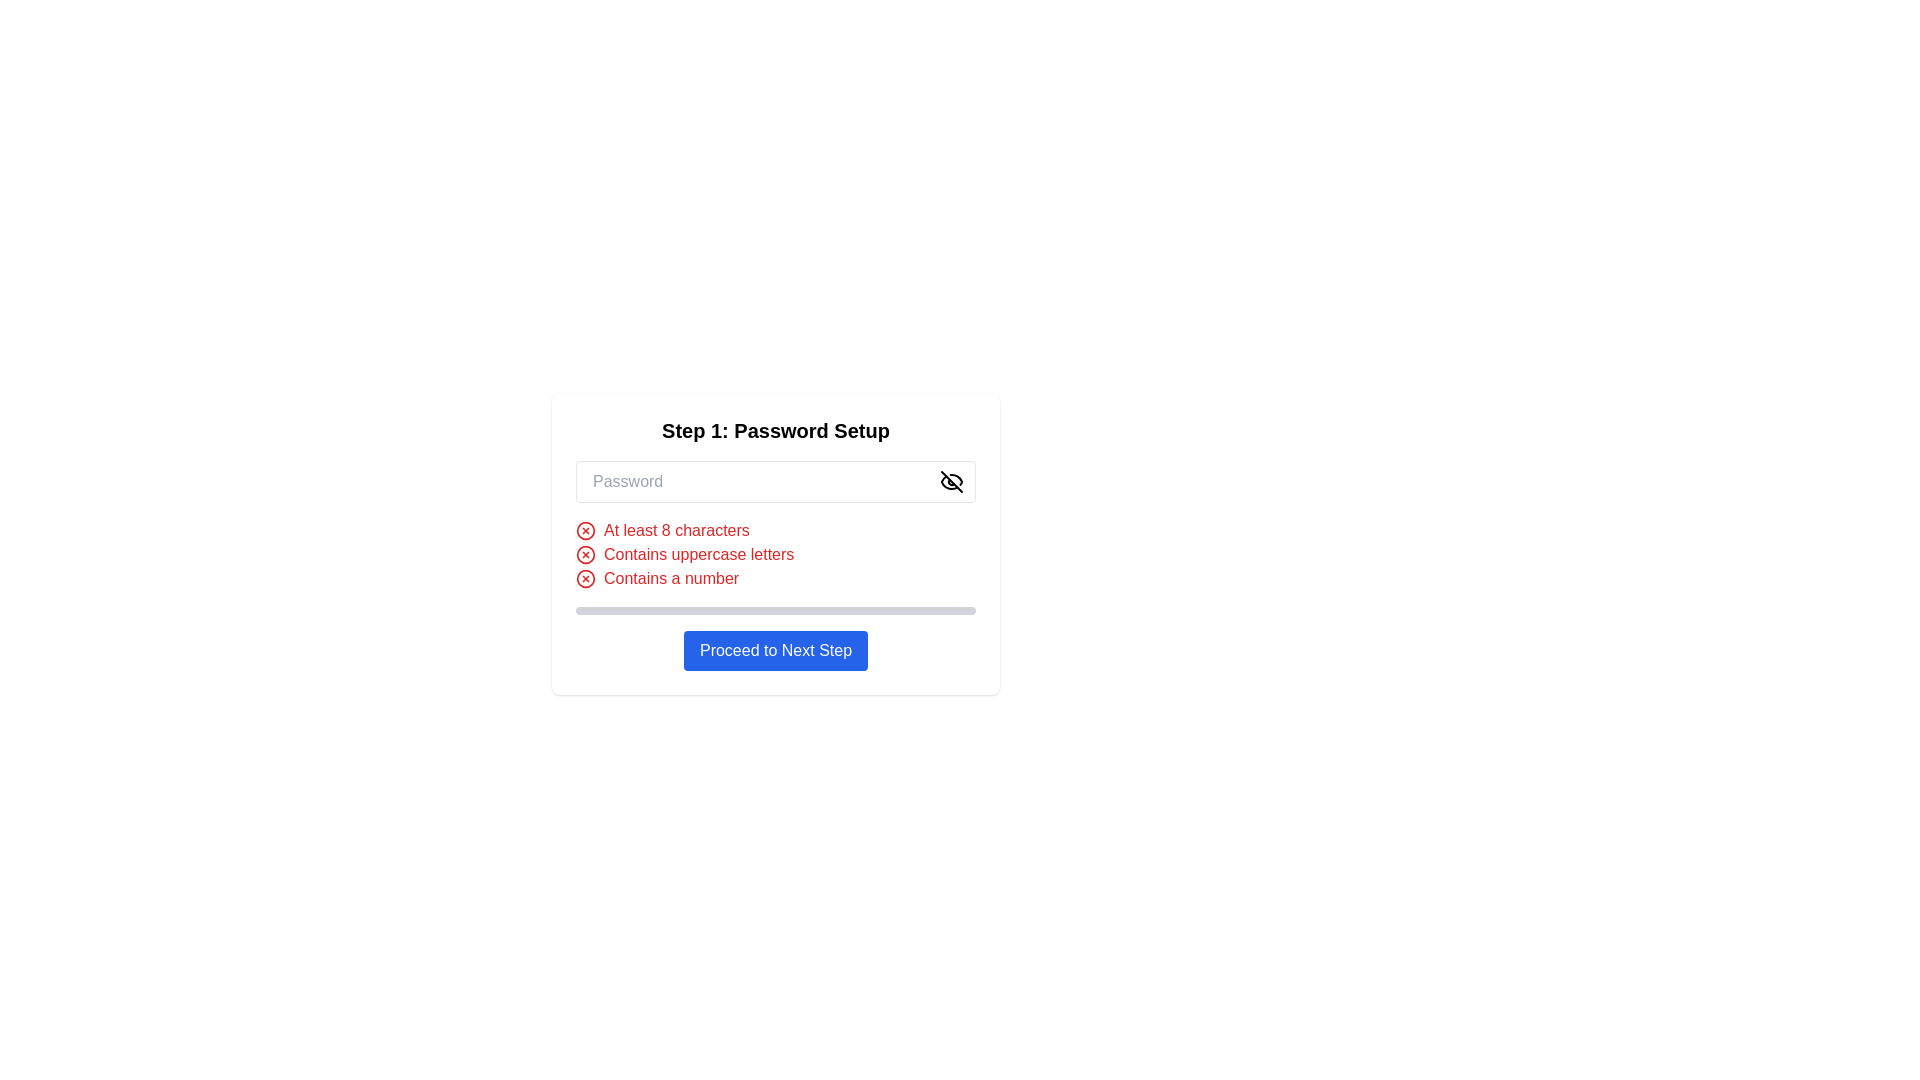 This screenshot has width=1920, height=1080. Describe the element at coordinates (950, 482) in the screenshot. I see `the visibility toggle icon button located on the right side of the password input field` at that location.